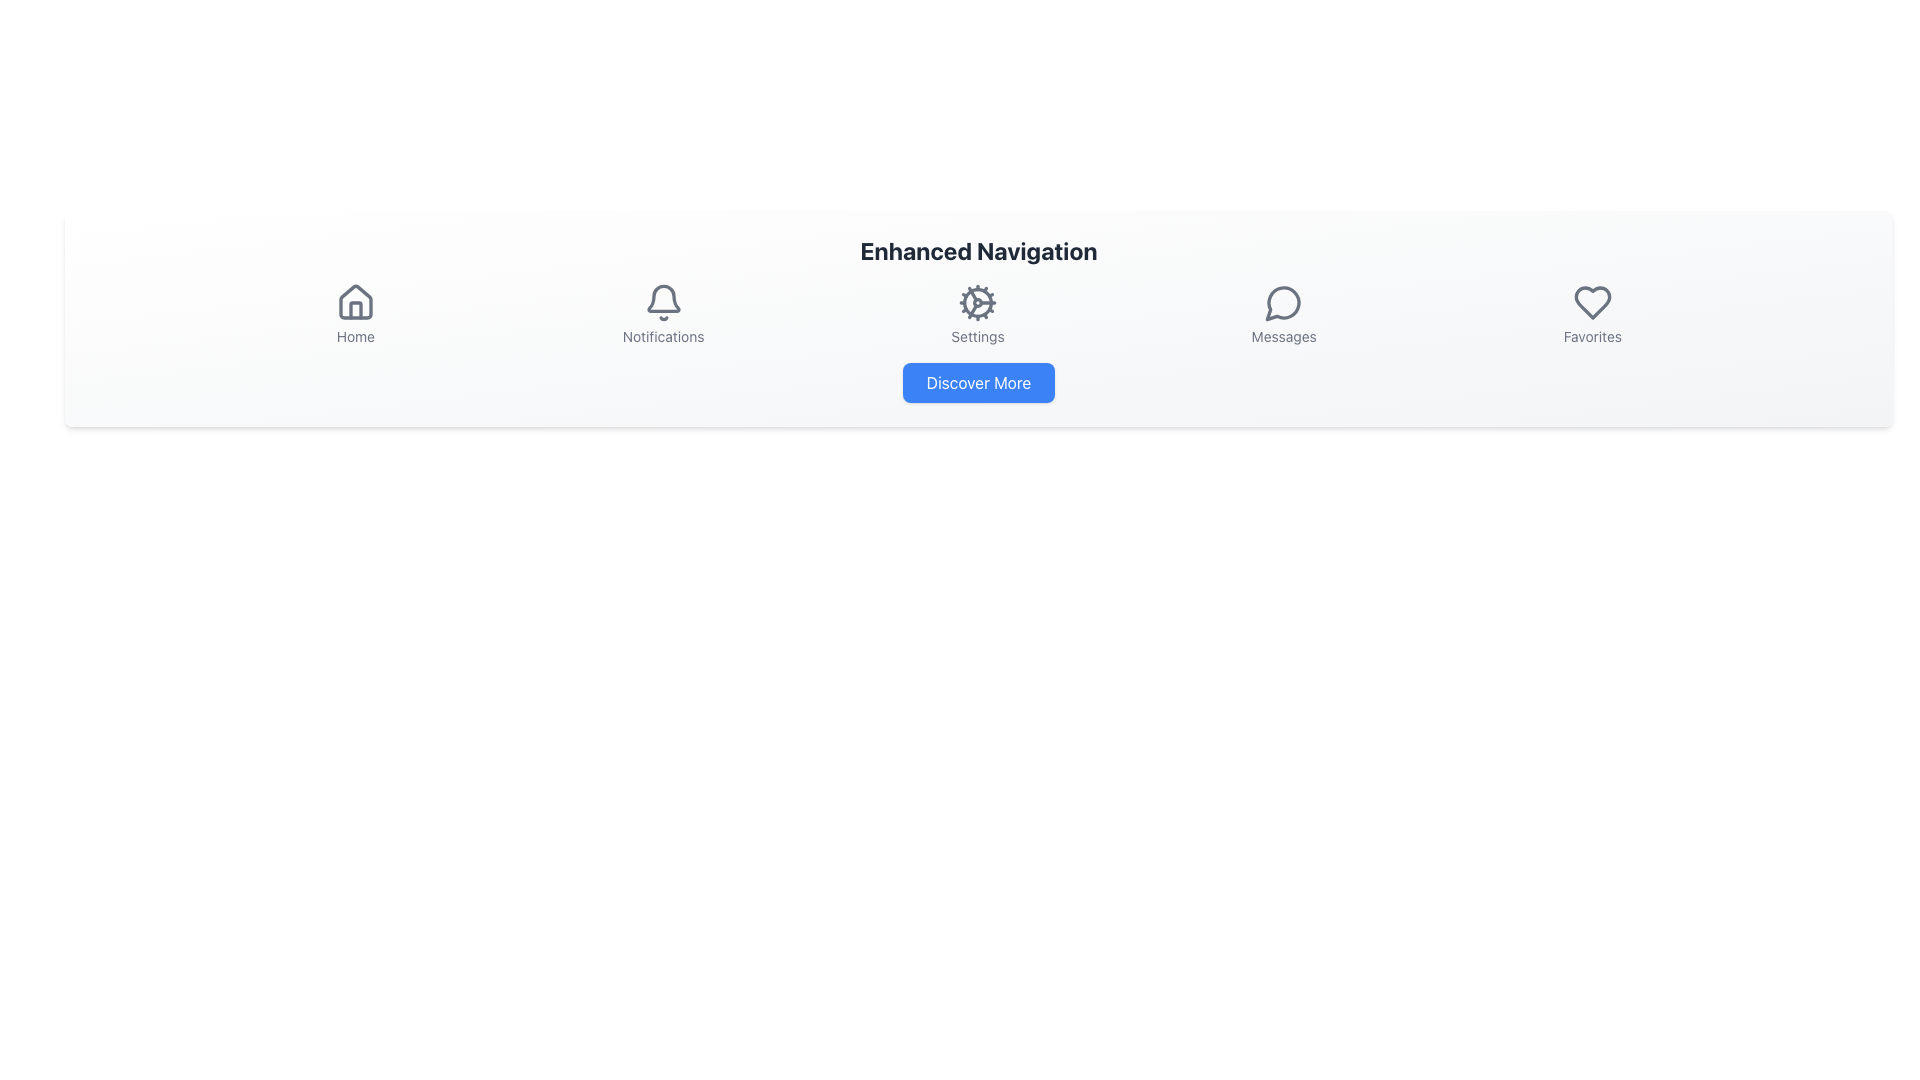 Image resolution: width=1920 pixels, height=1080 pixels. Describe the element at coordinates (973, 311) in the screenshot. I see `the highlighted segment of the cogwheel icon located in the toolbar under the 'Settings' label` at that location.